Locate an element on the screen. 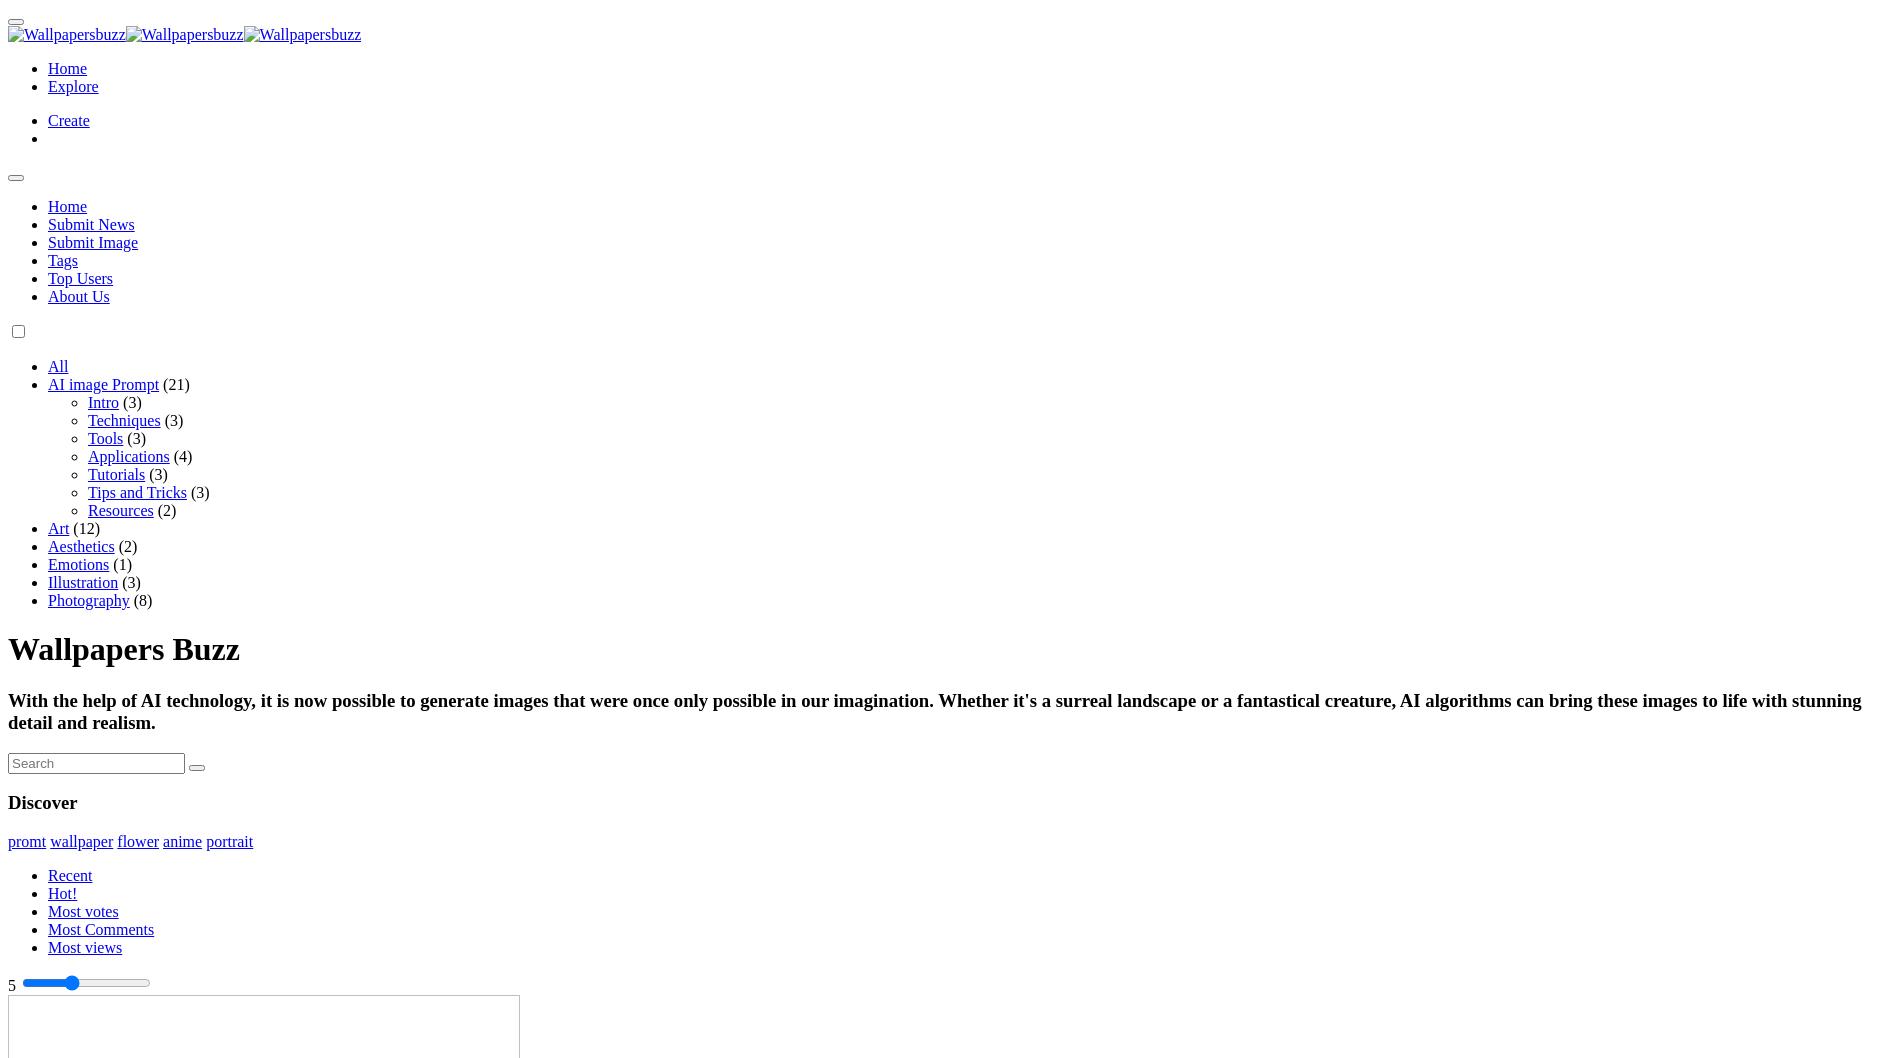 This screenshot has height=1058, width=1900. 'Hot!' is located at coordinates (62, 893).